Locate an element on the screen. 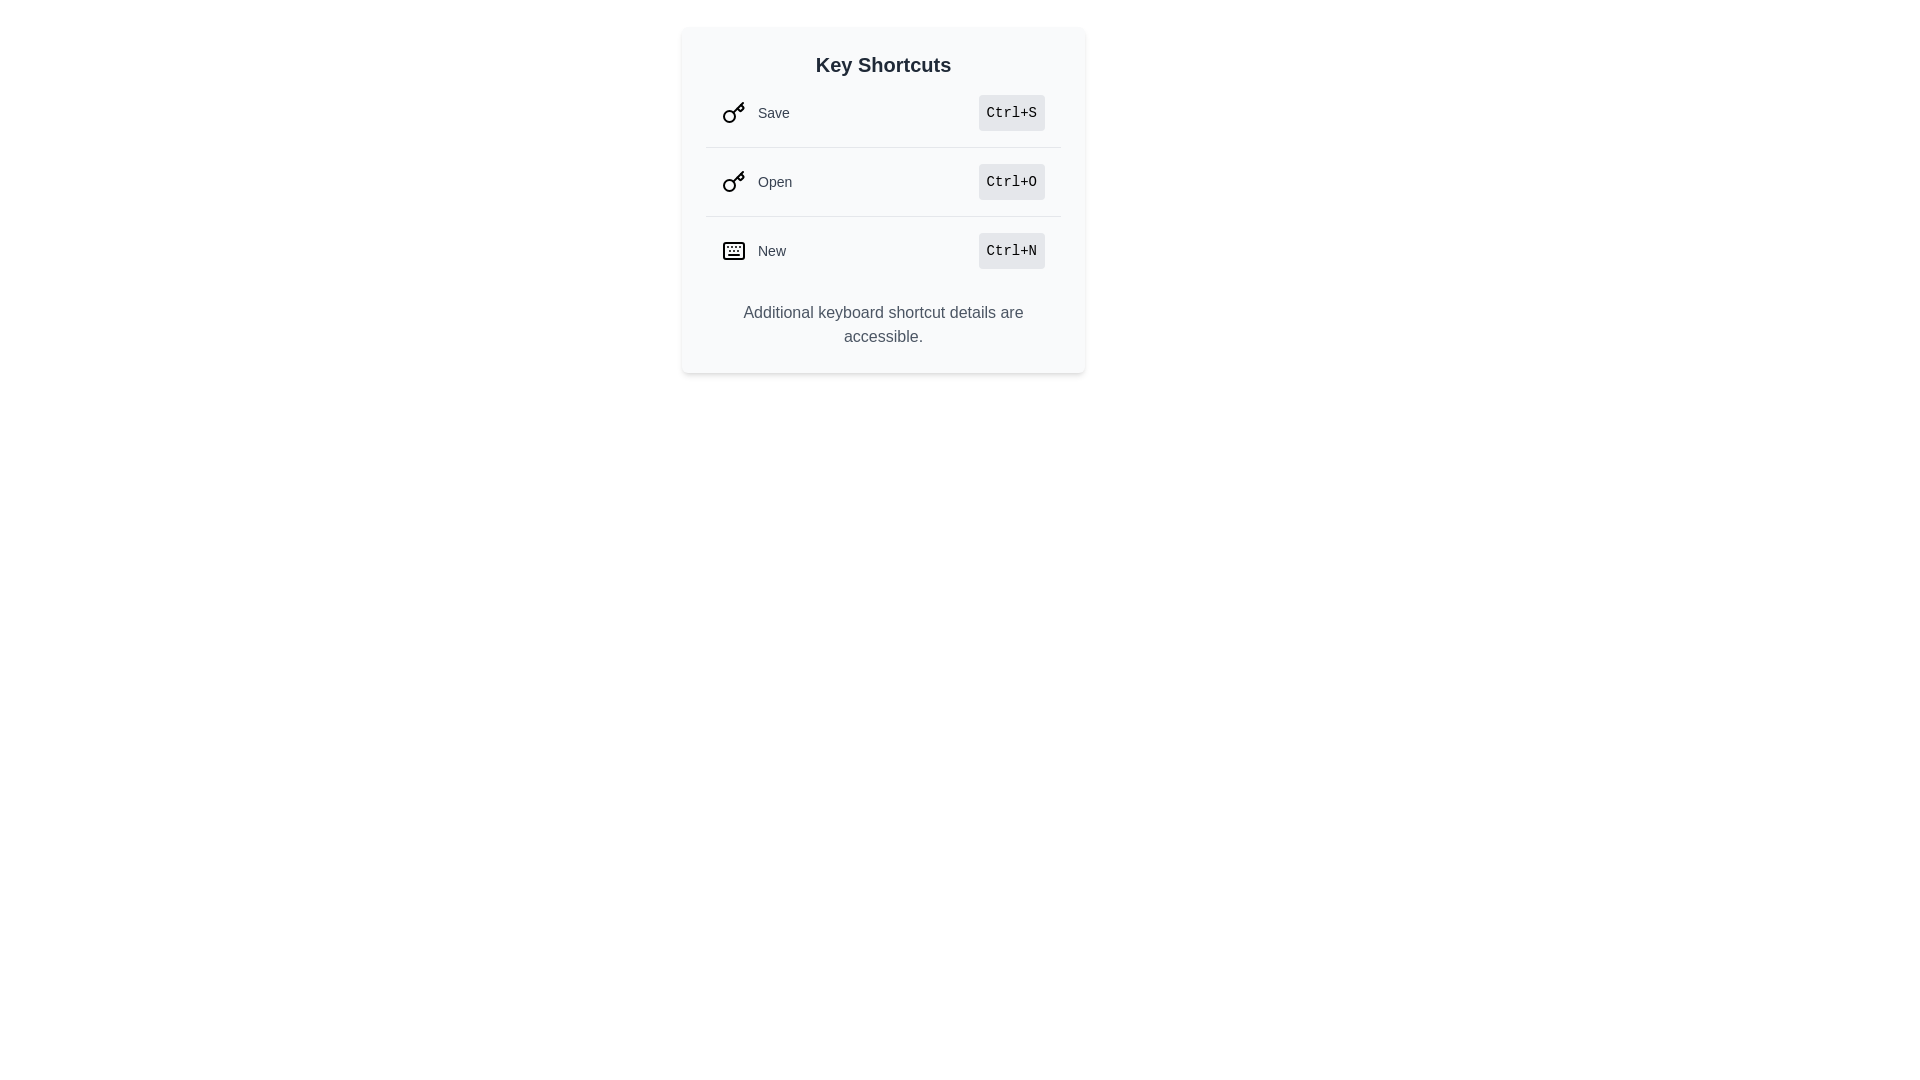  the keyboard icon located next to the 'New' text label, which is the first item in the list of keyboard shortcuts is located at coordinates (733, 249).